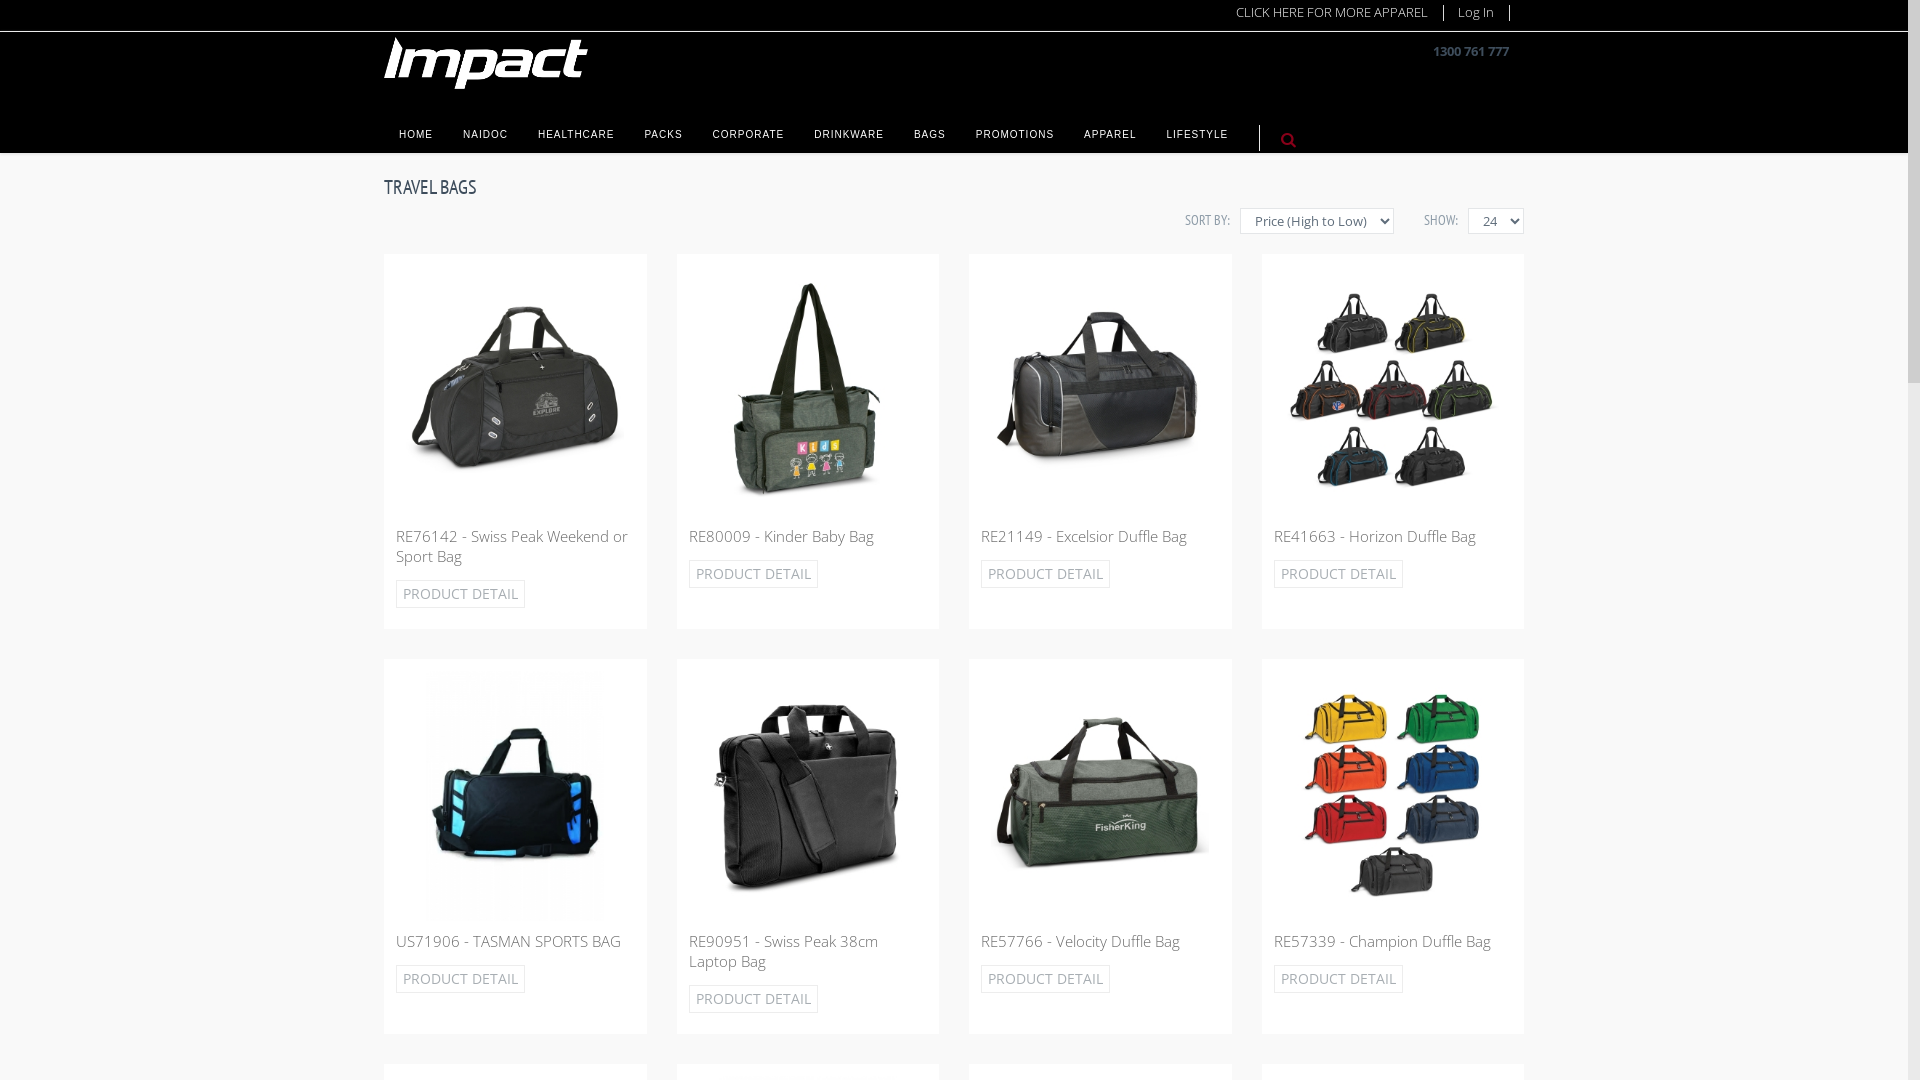 The width and height of the screenshot is (1920, 1080). What do you see at coordinates (960, 123) in the screenshot?
I see `'PROMOTIONS'` at bounding box center [960, 123].